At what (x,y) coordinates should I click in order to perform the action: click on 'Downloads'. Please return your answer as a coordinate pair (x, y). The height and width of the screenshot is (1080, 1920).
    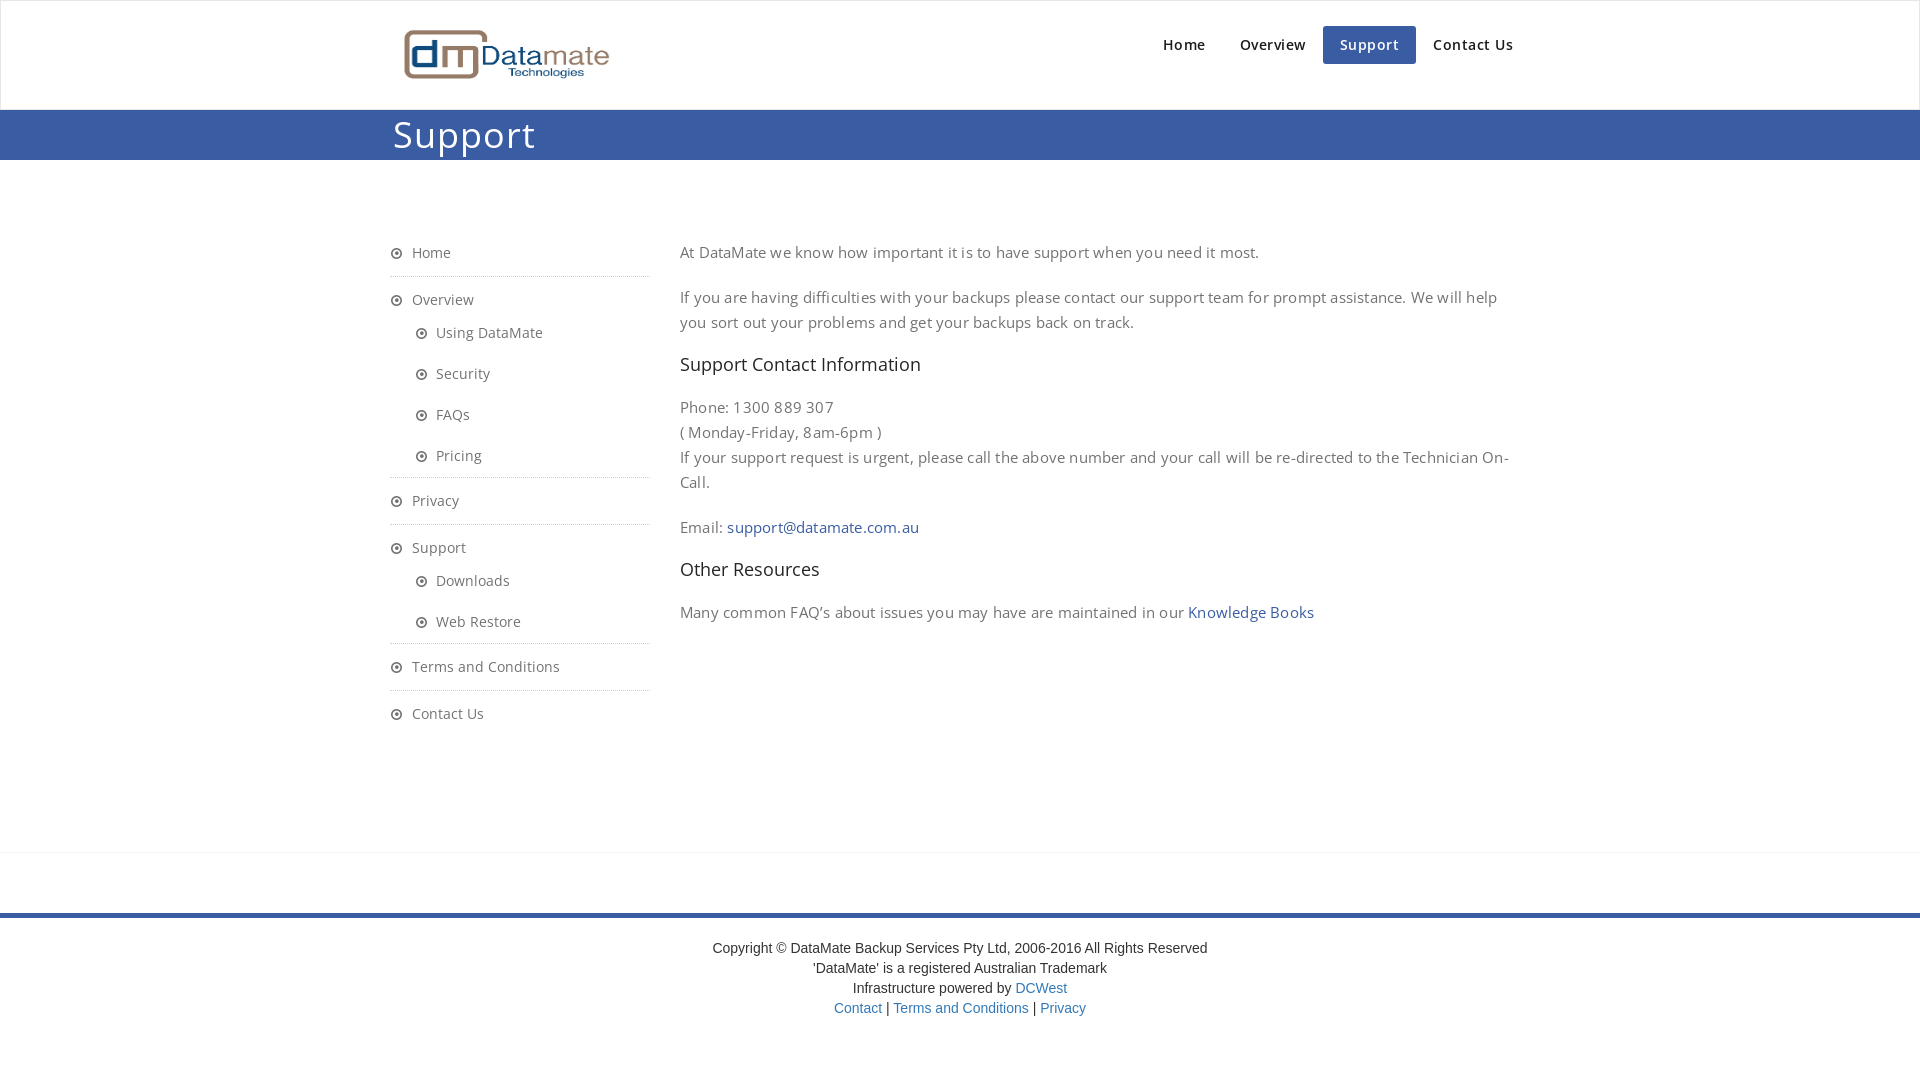
    Looking at the image, I should click on (461, 580).